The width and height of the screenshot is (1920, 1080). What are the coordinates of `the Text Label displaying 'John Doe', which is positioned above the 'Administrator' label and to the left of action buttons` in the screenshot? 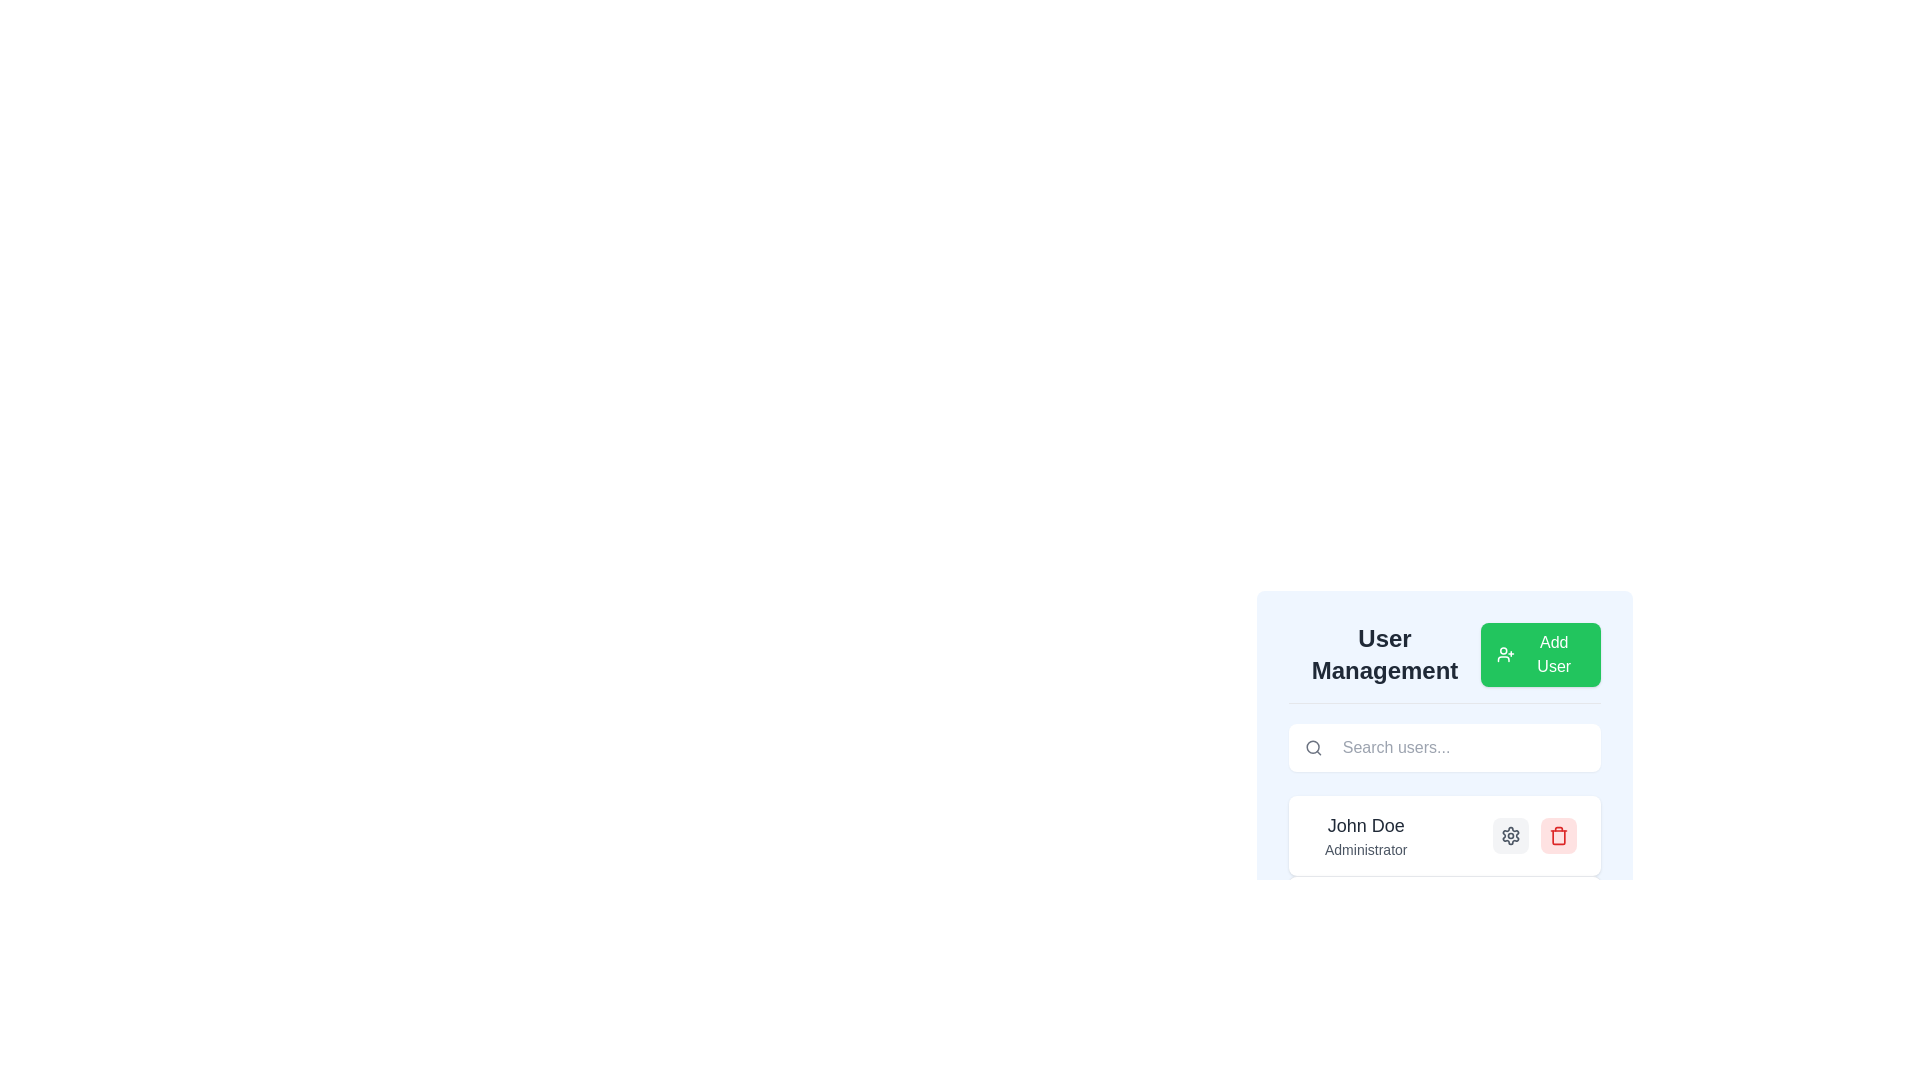 It's located at (1365, 825).